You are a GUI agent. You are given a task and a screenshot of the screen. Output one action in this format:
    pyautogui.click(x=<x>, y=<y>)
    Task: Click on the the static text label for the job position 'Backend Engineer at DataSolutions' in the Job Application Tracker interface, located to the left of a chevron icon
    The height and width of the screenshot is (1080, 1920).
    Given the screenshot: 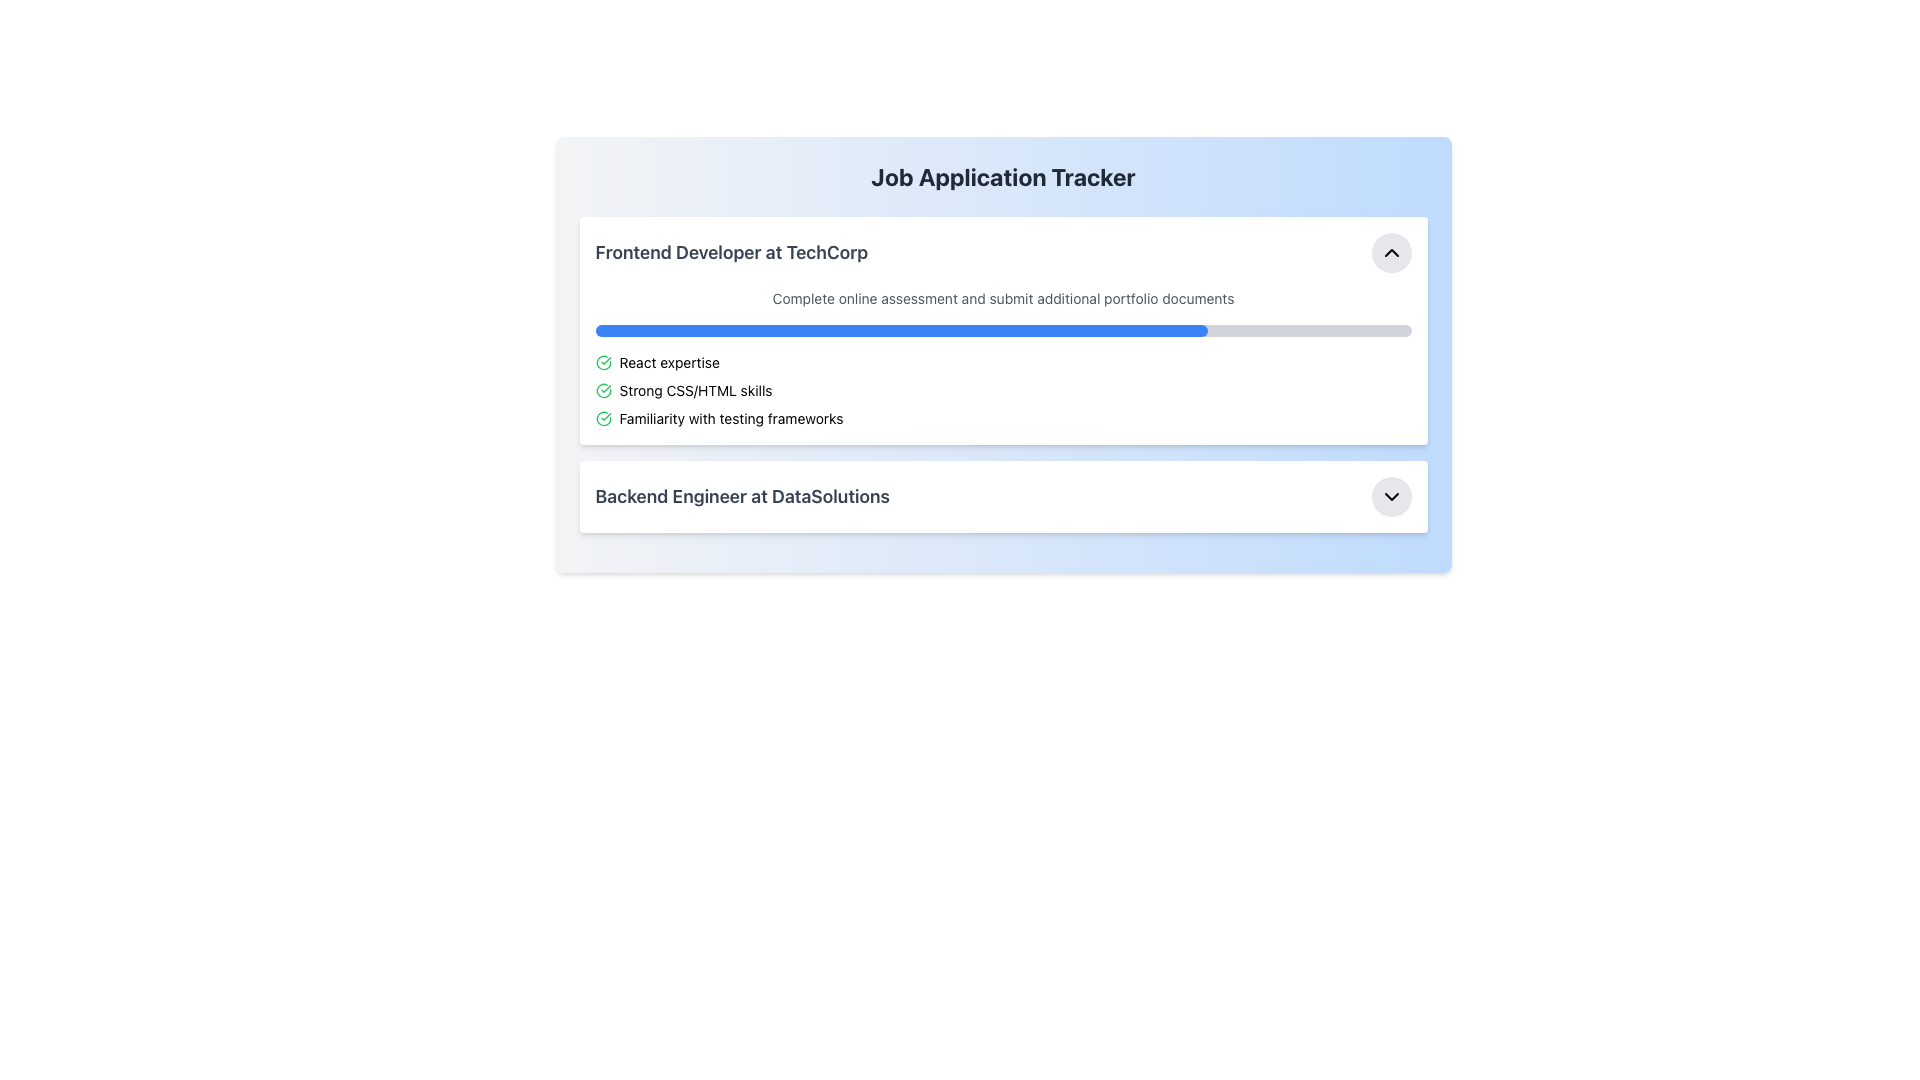 What is the action you would take?
    pyautogui.click(x=741, y=496)
    